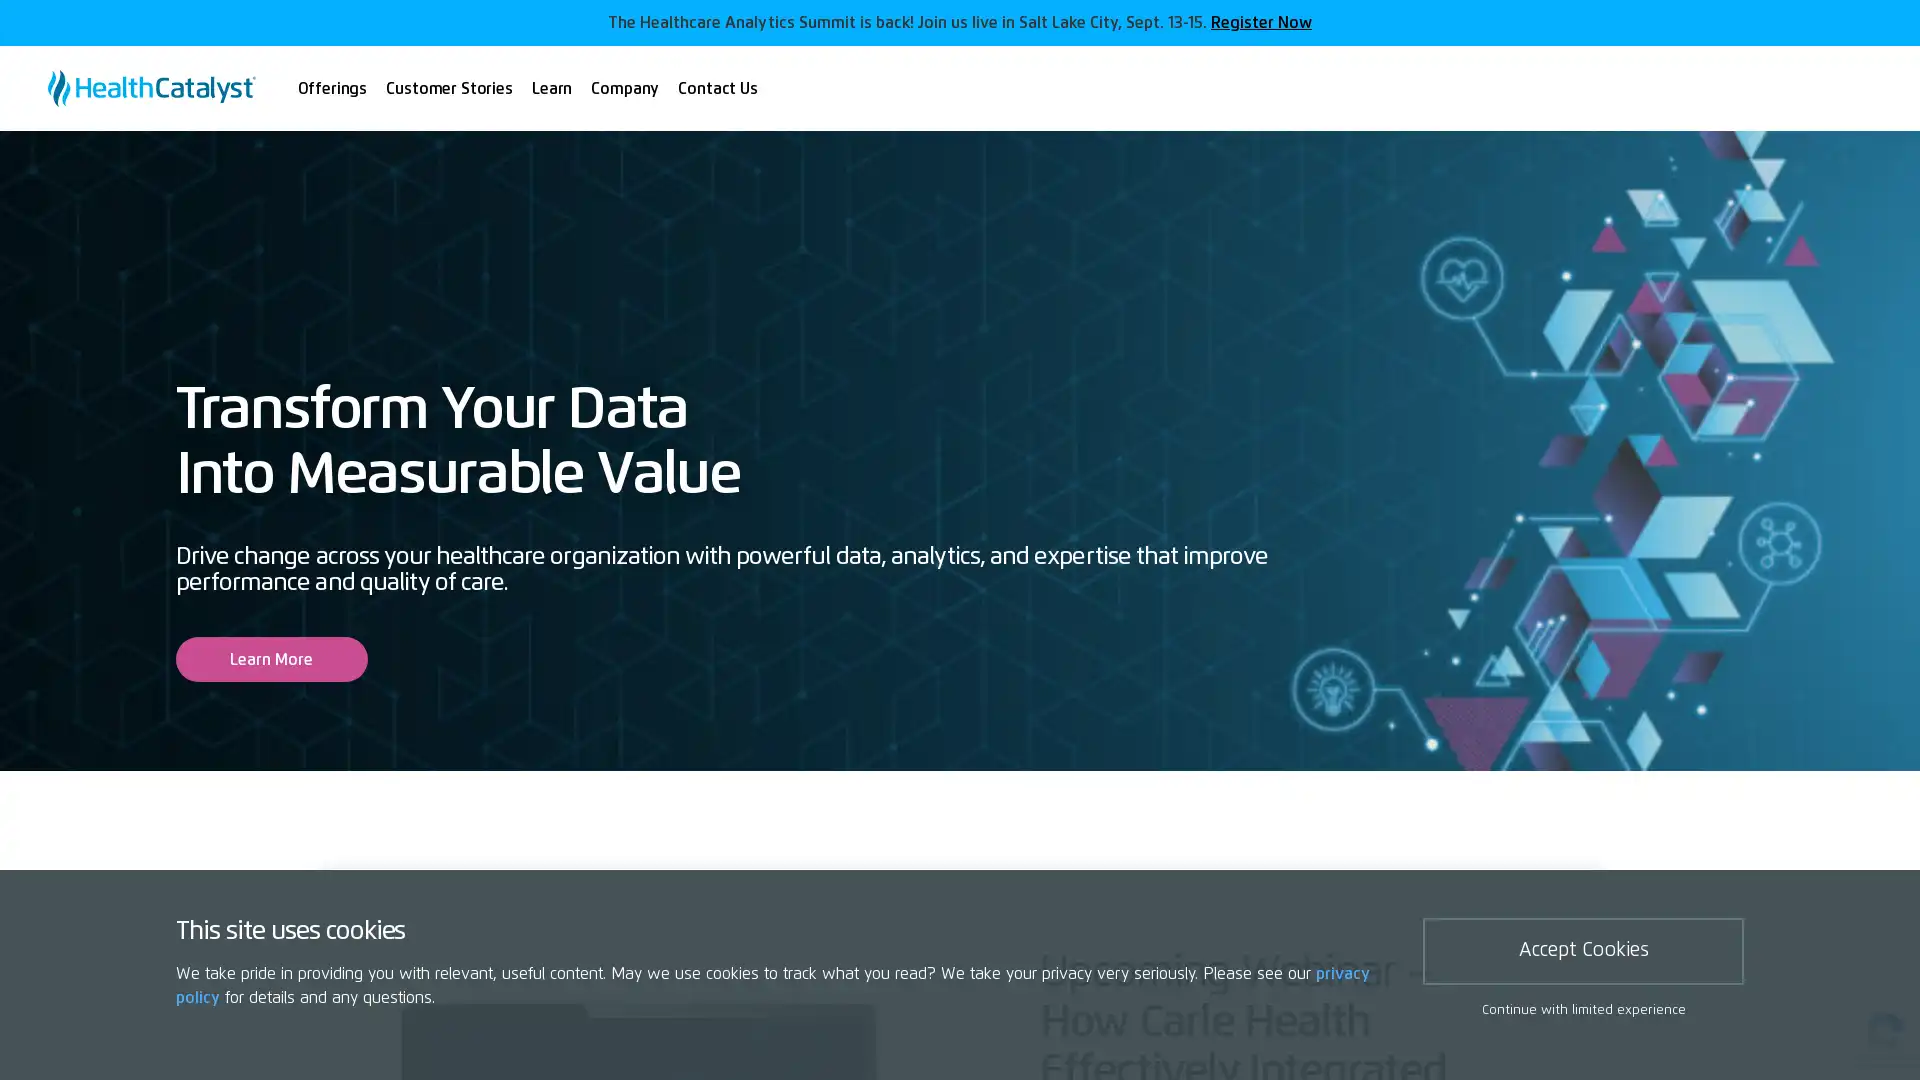  What do you see at coordinates (1582, 1009) in the screenshot?
I see `Continue with limited experience` at bounding box center [1582, 1009].